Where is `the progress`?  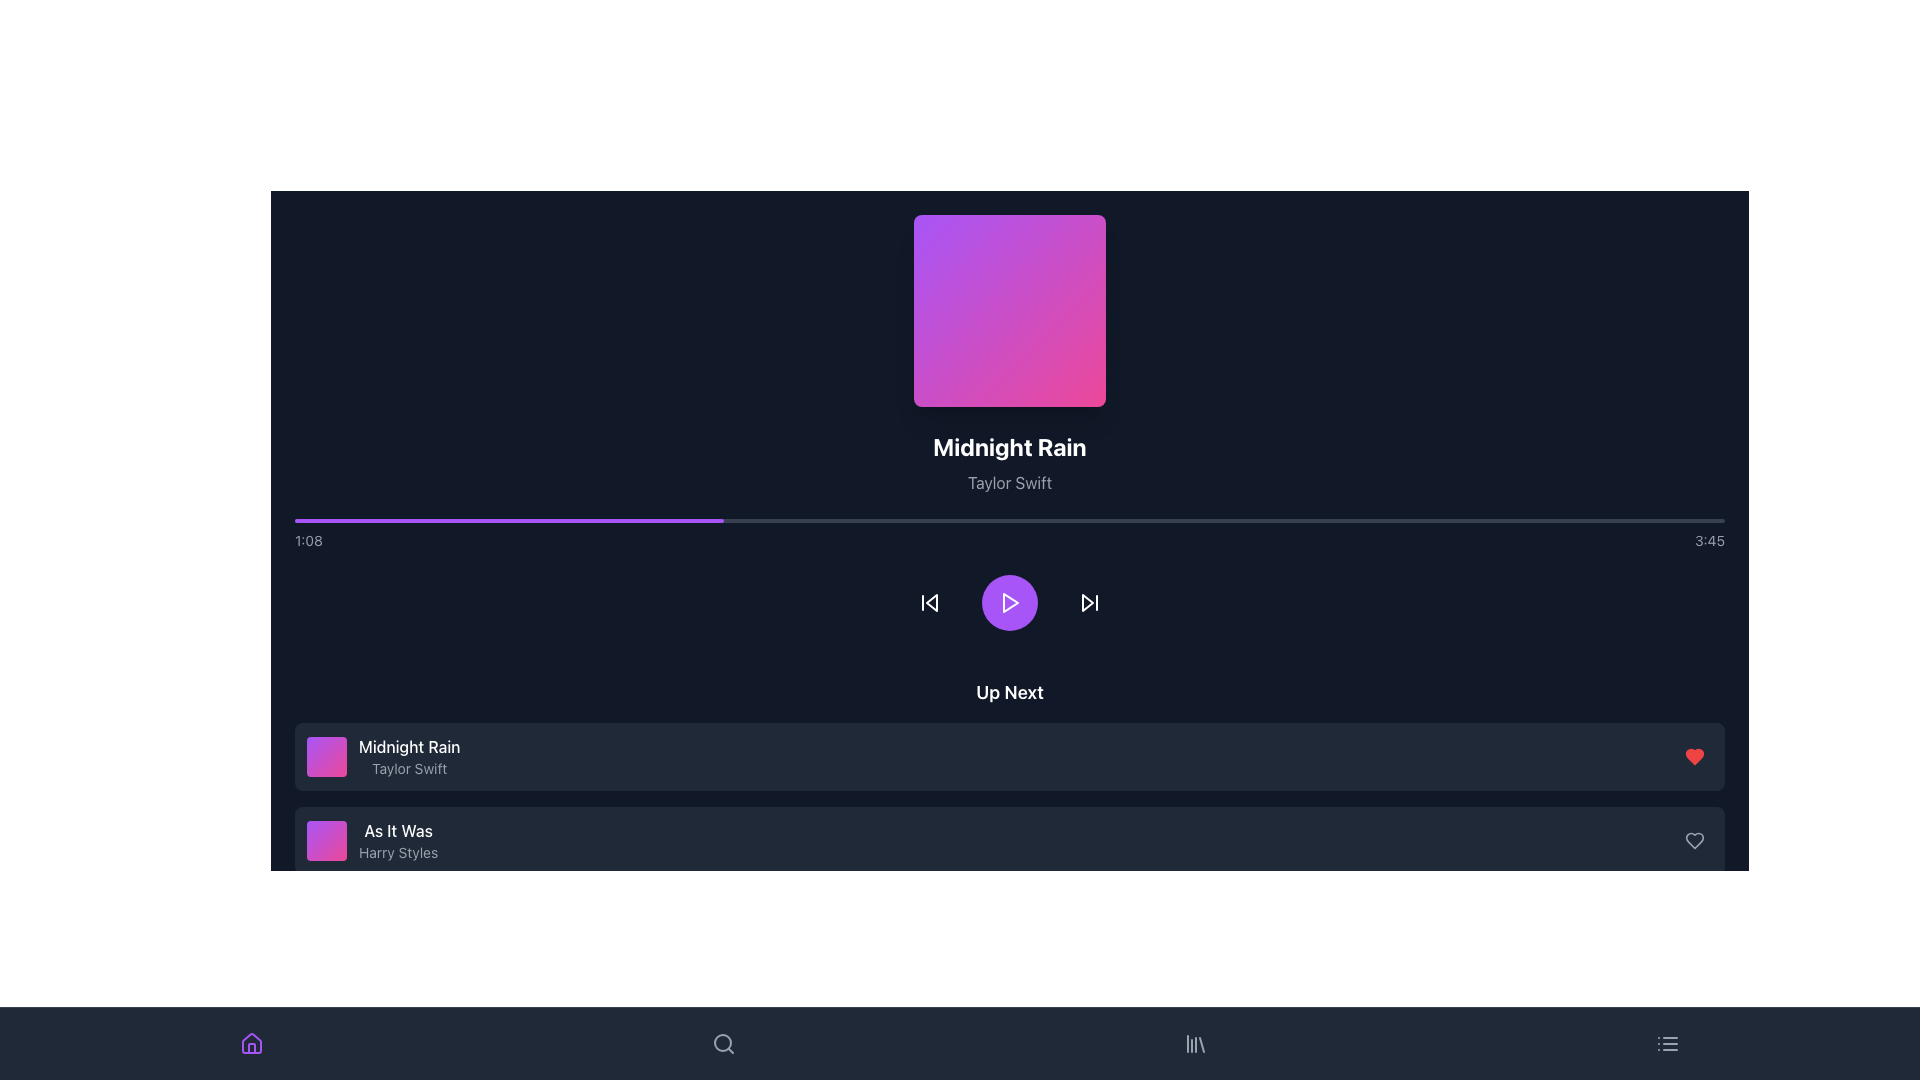
the progress is located at coordinates (1152, 519).